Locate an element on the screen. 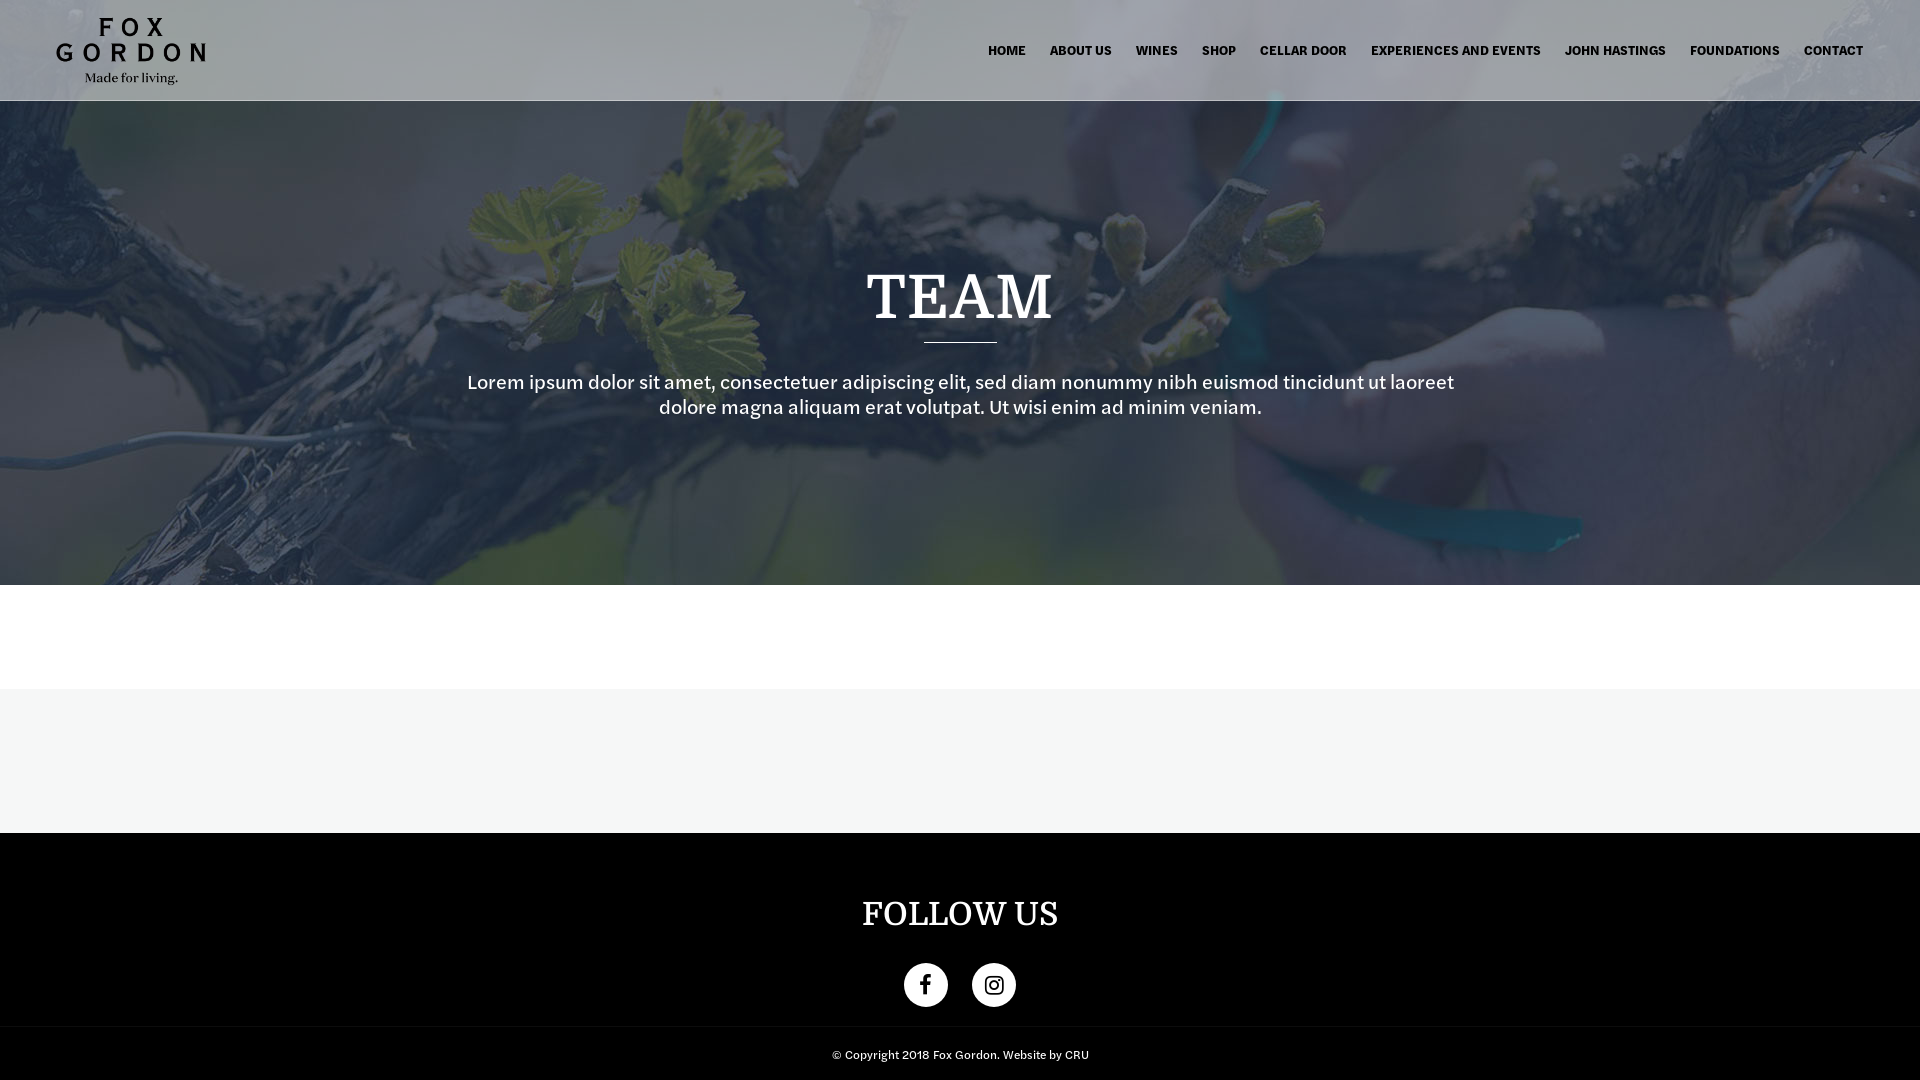  'ABOUT US' is located at coordinates (1079, 49).